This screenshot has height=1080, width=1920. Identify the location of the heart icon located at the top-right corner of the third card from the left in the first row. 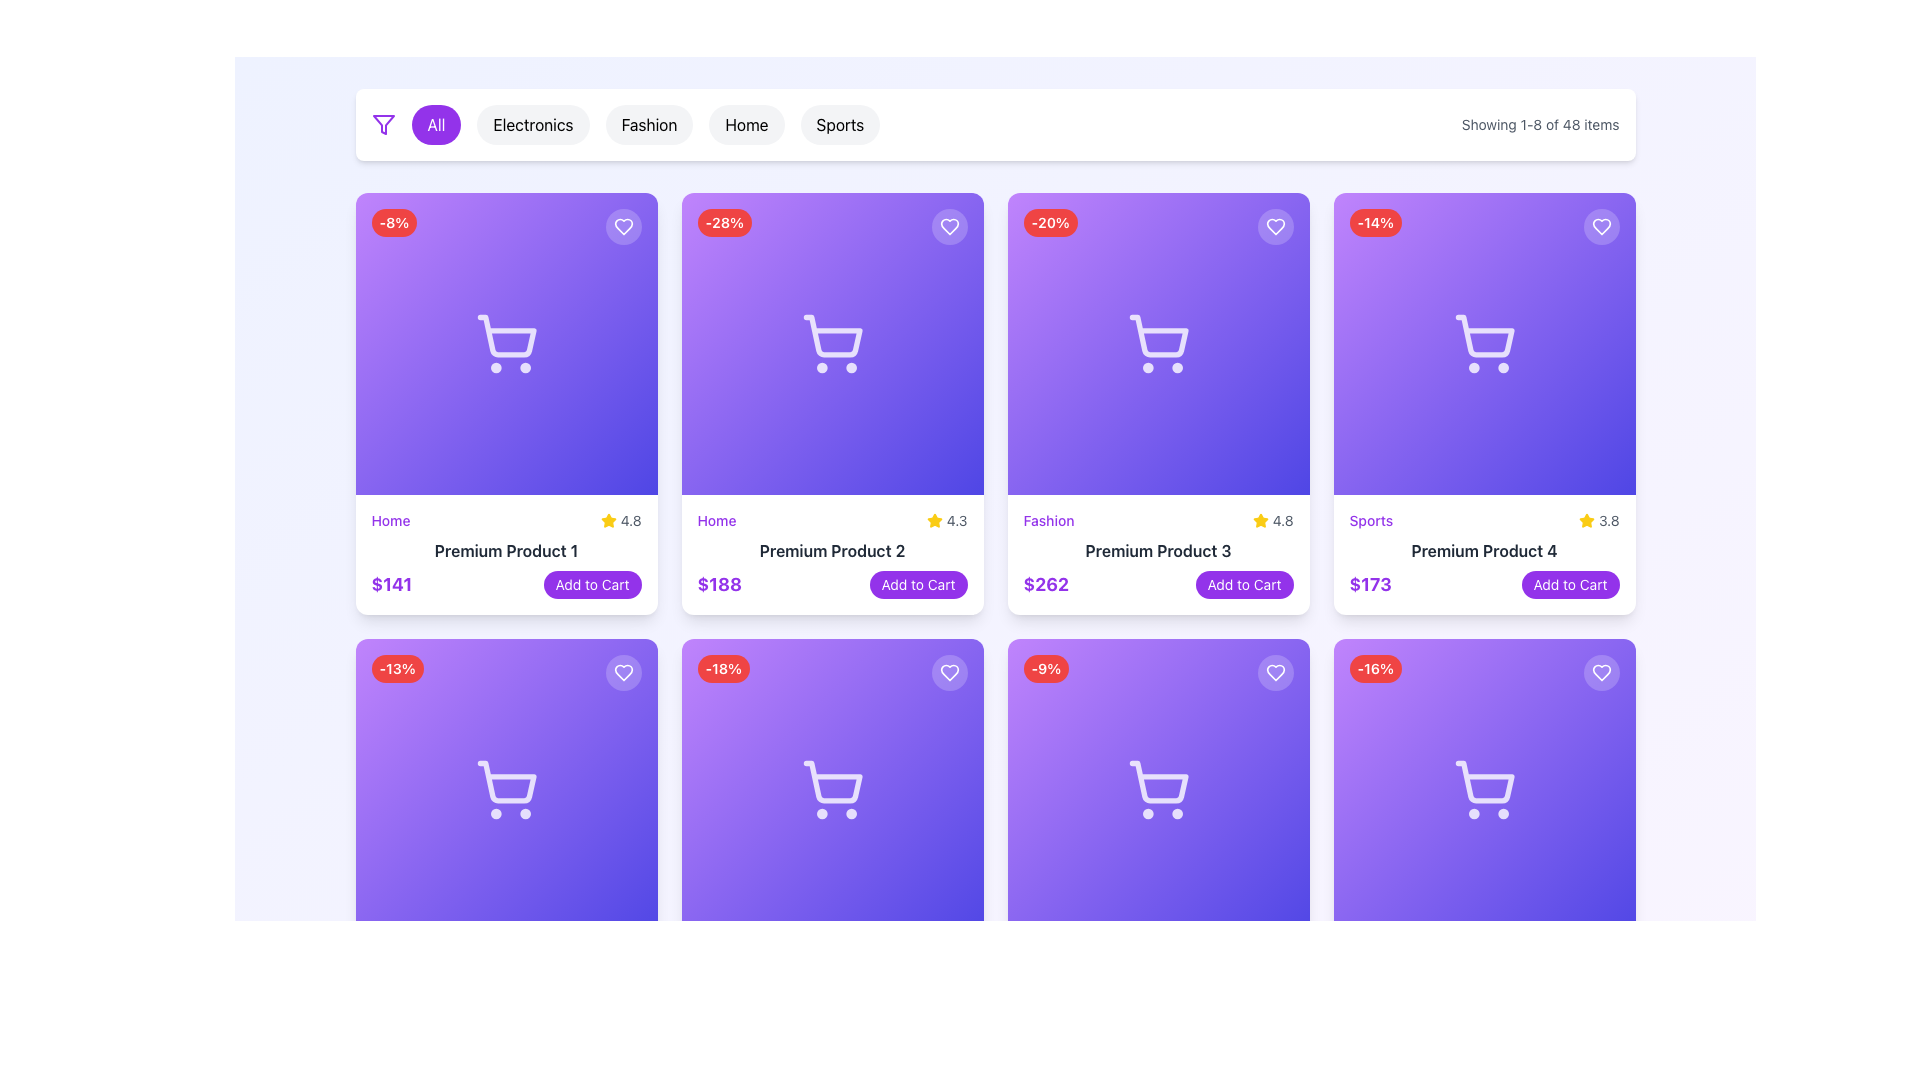
(1274, 226).